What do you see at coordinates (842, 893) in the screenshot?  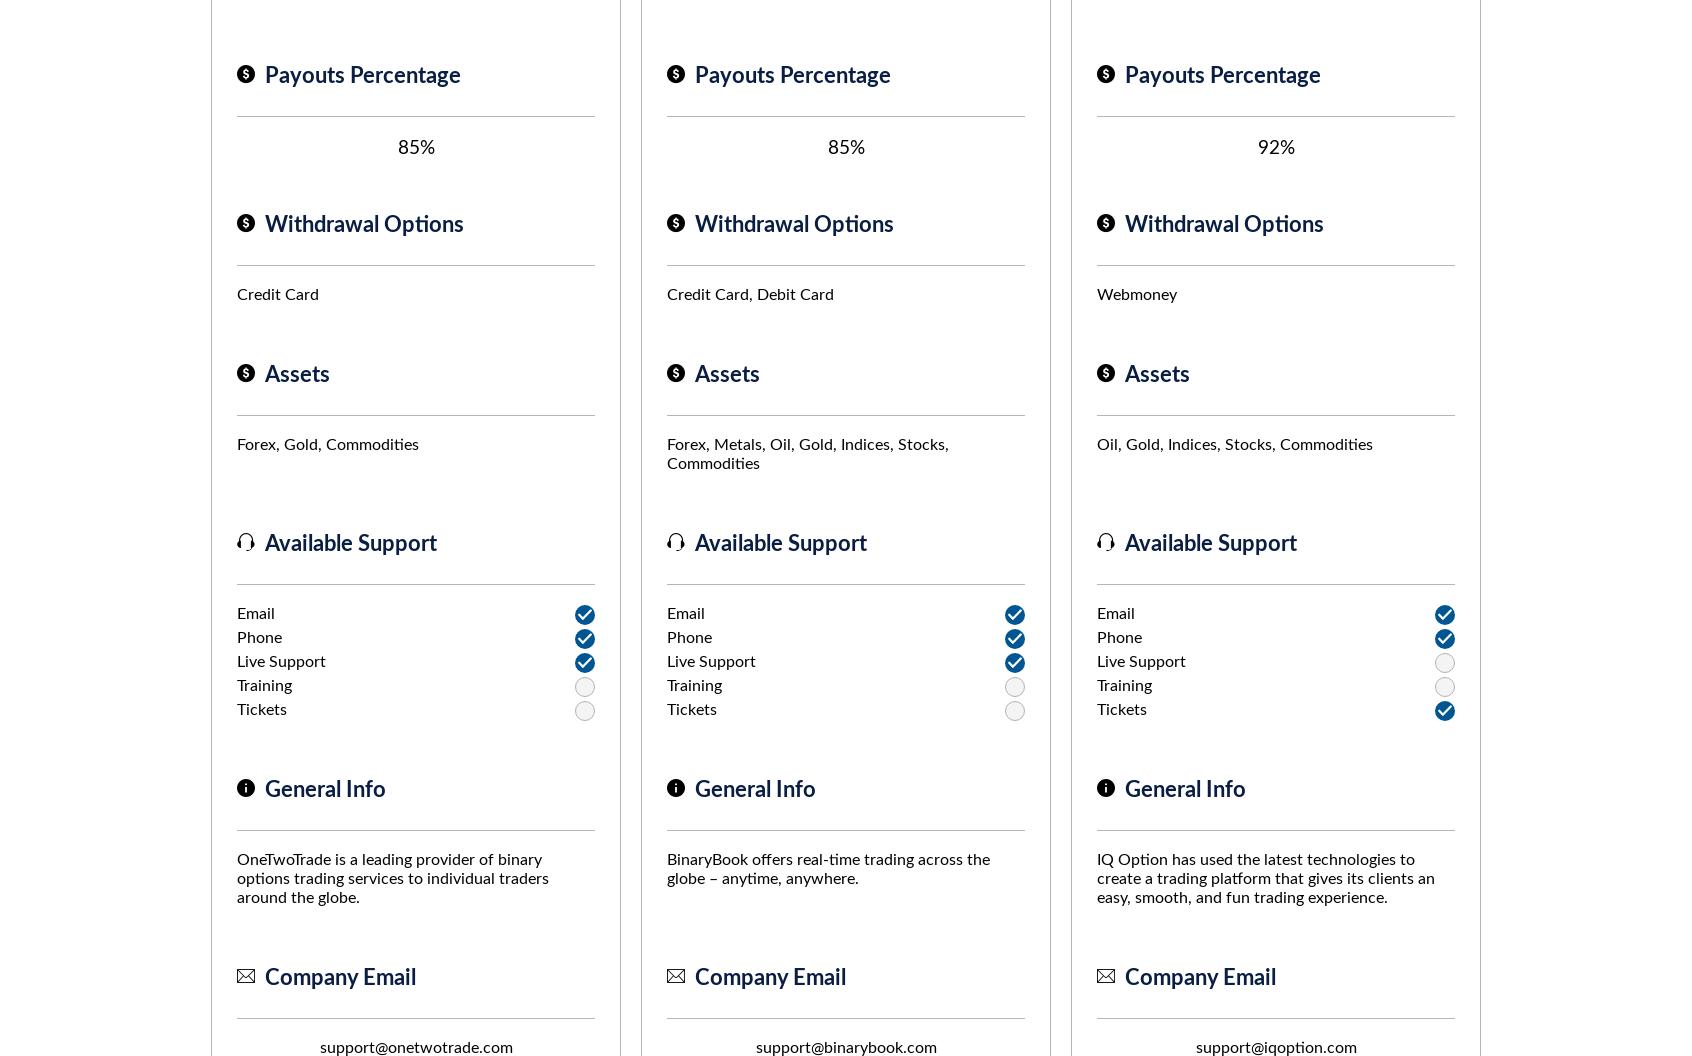 I see `'Why is FinancesOnline free?'` at bounding box center [842, 893].